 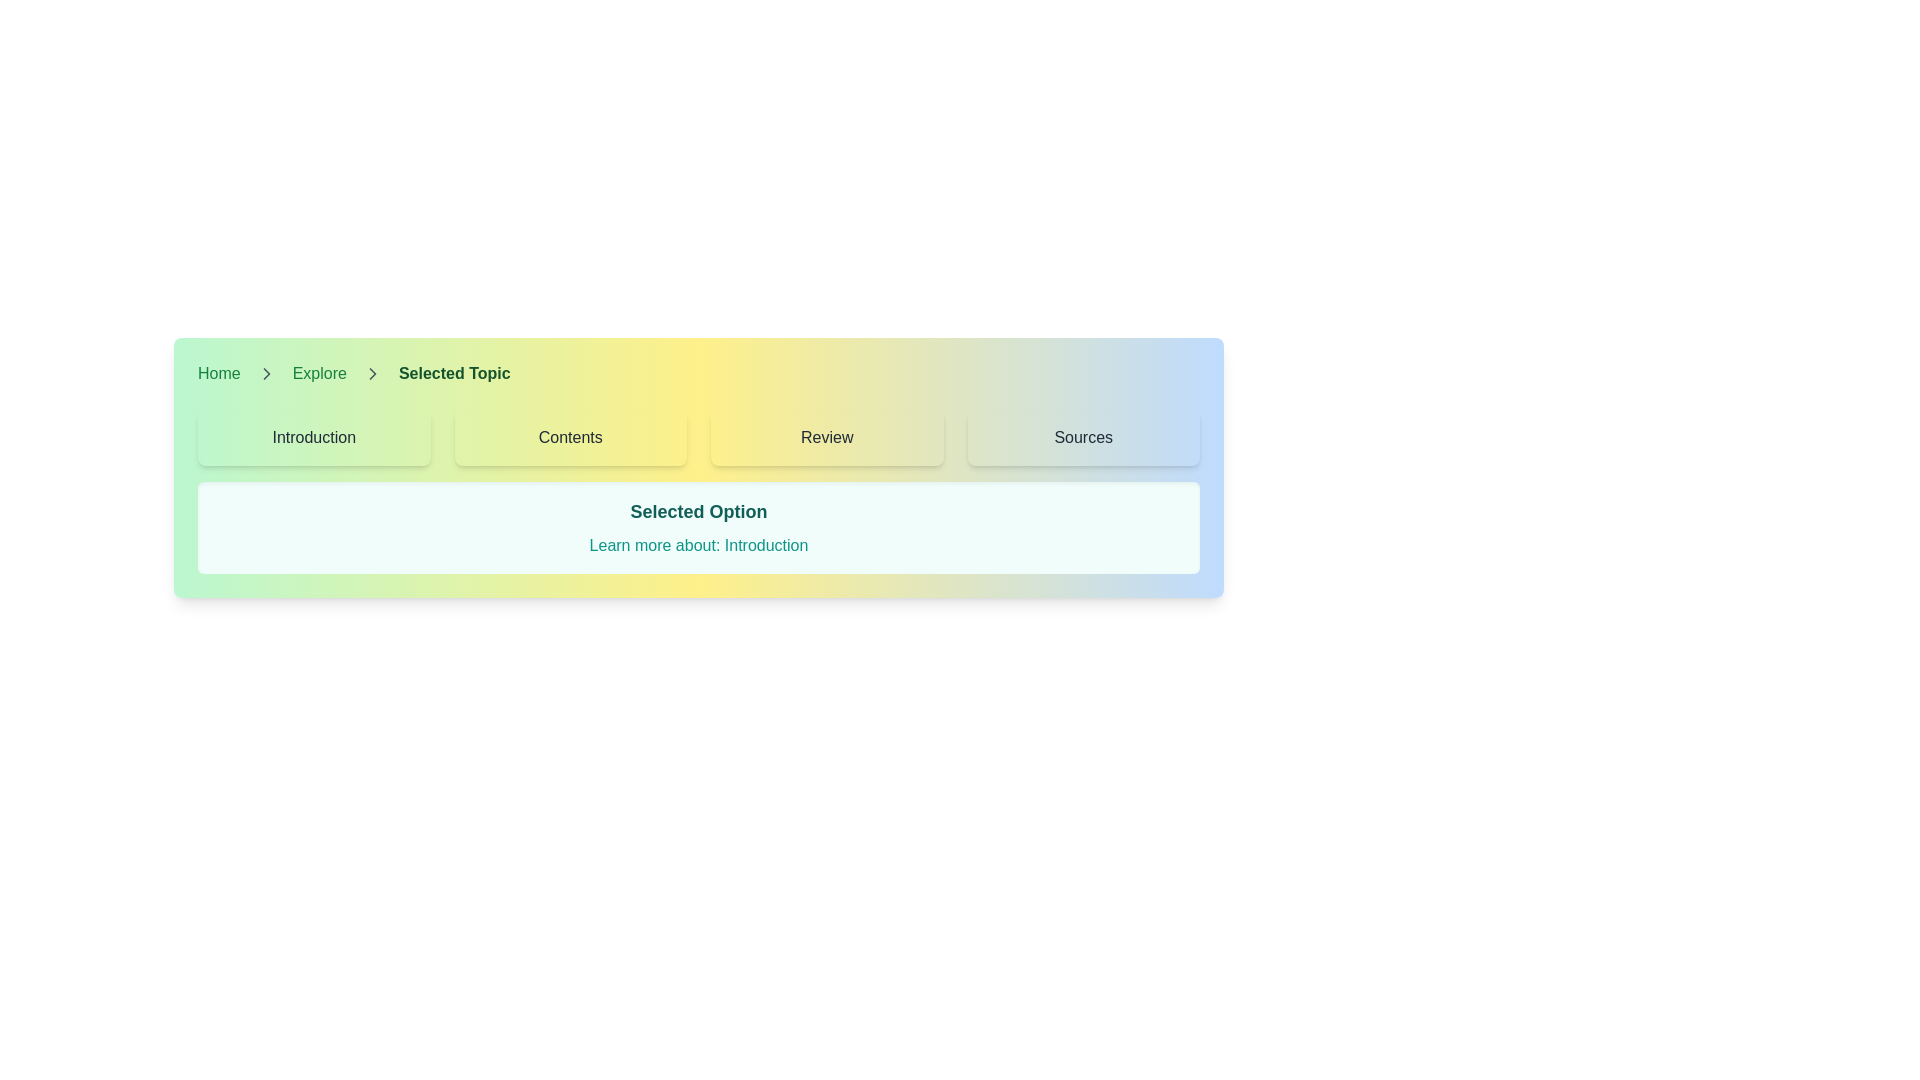 What do you see at coordinates (827, 437) in the screenshot?
I see `text content of the 'Review' label located in the horizontal navigation bar, positioned third among selectable options` at bounding box center [827, 437].